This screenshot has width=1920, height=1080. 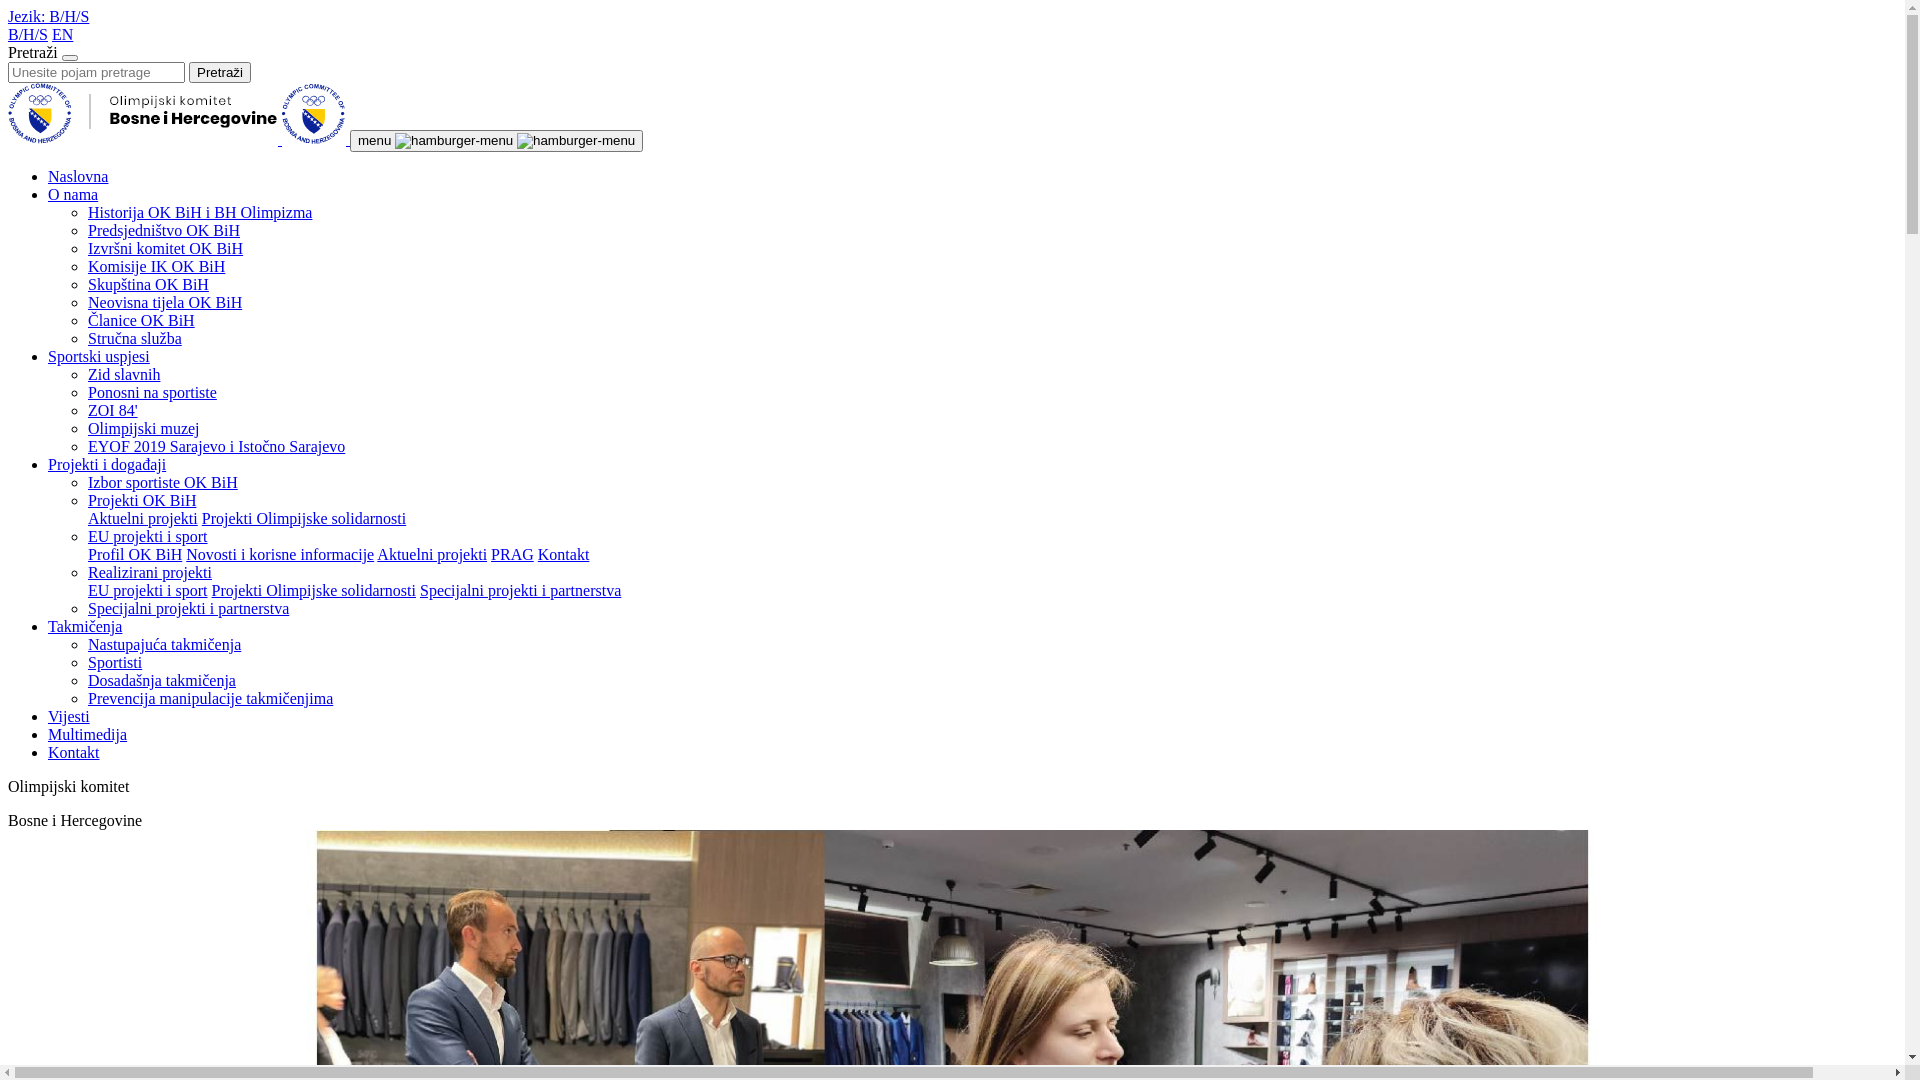 What do you see at coordinates (200, 212) in the screenshot?
I see `'Historija OK BiH i BH Olimpizma'` at bounding box center [200, 212].